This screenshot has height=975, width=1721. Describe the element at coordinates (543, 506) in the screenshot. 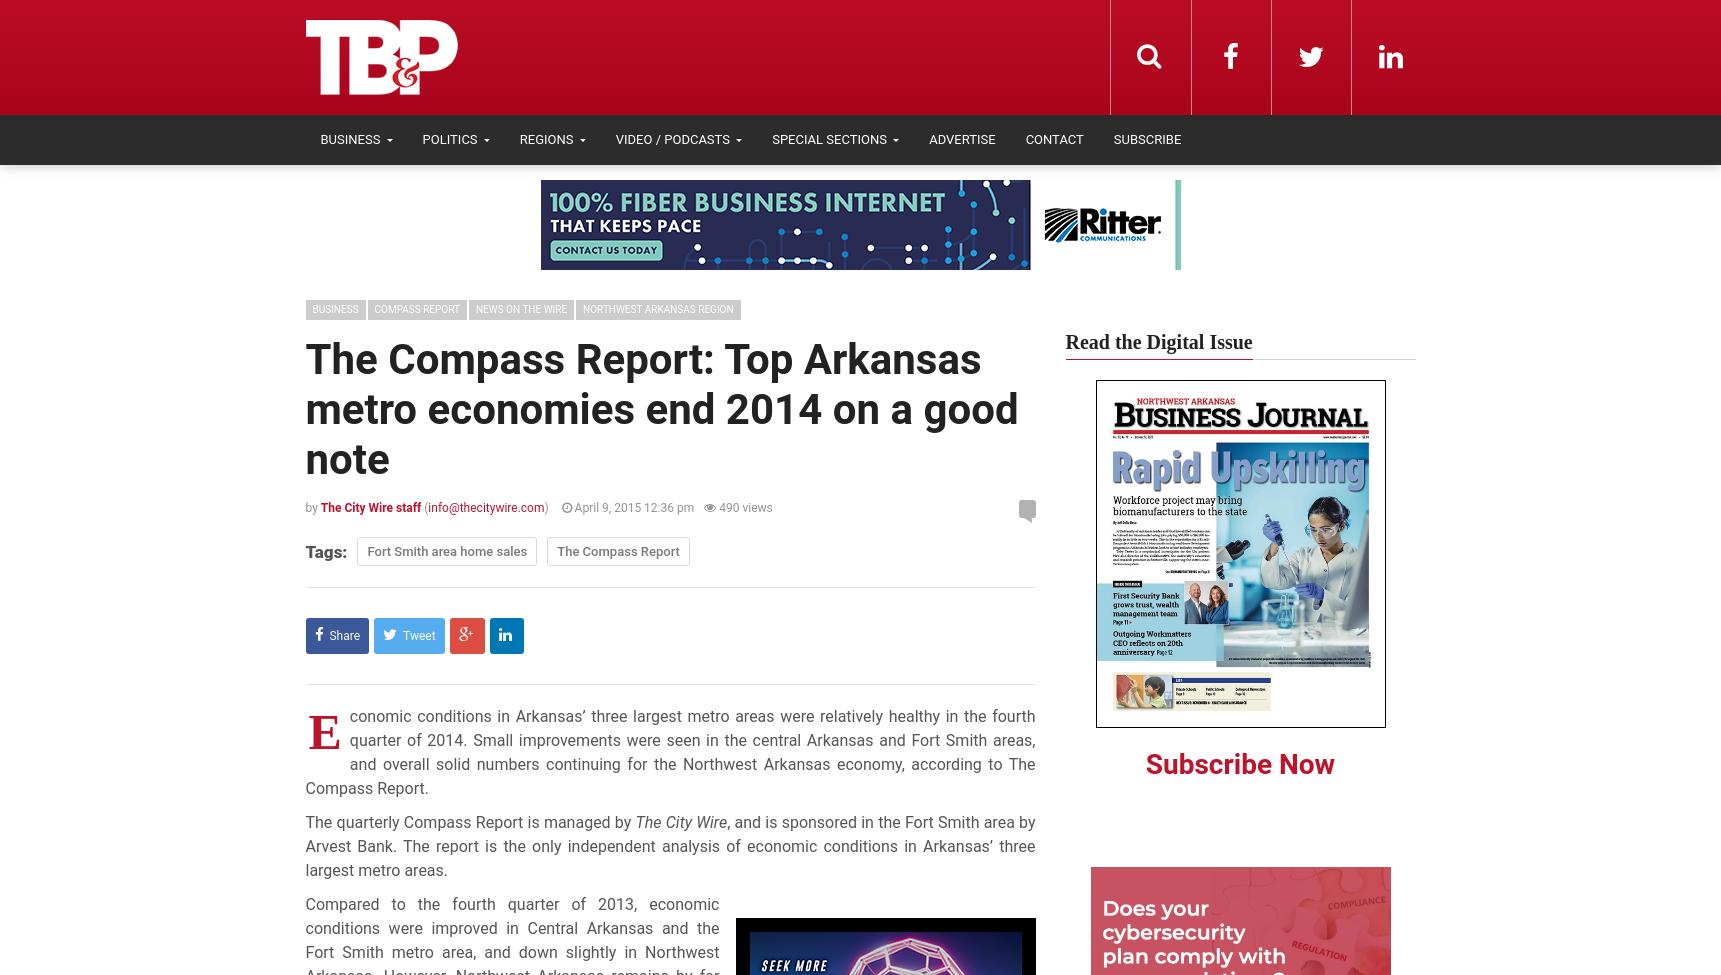

I see `')'` at that location.